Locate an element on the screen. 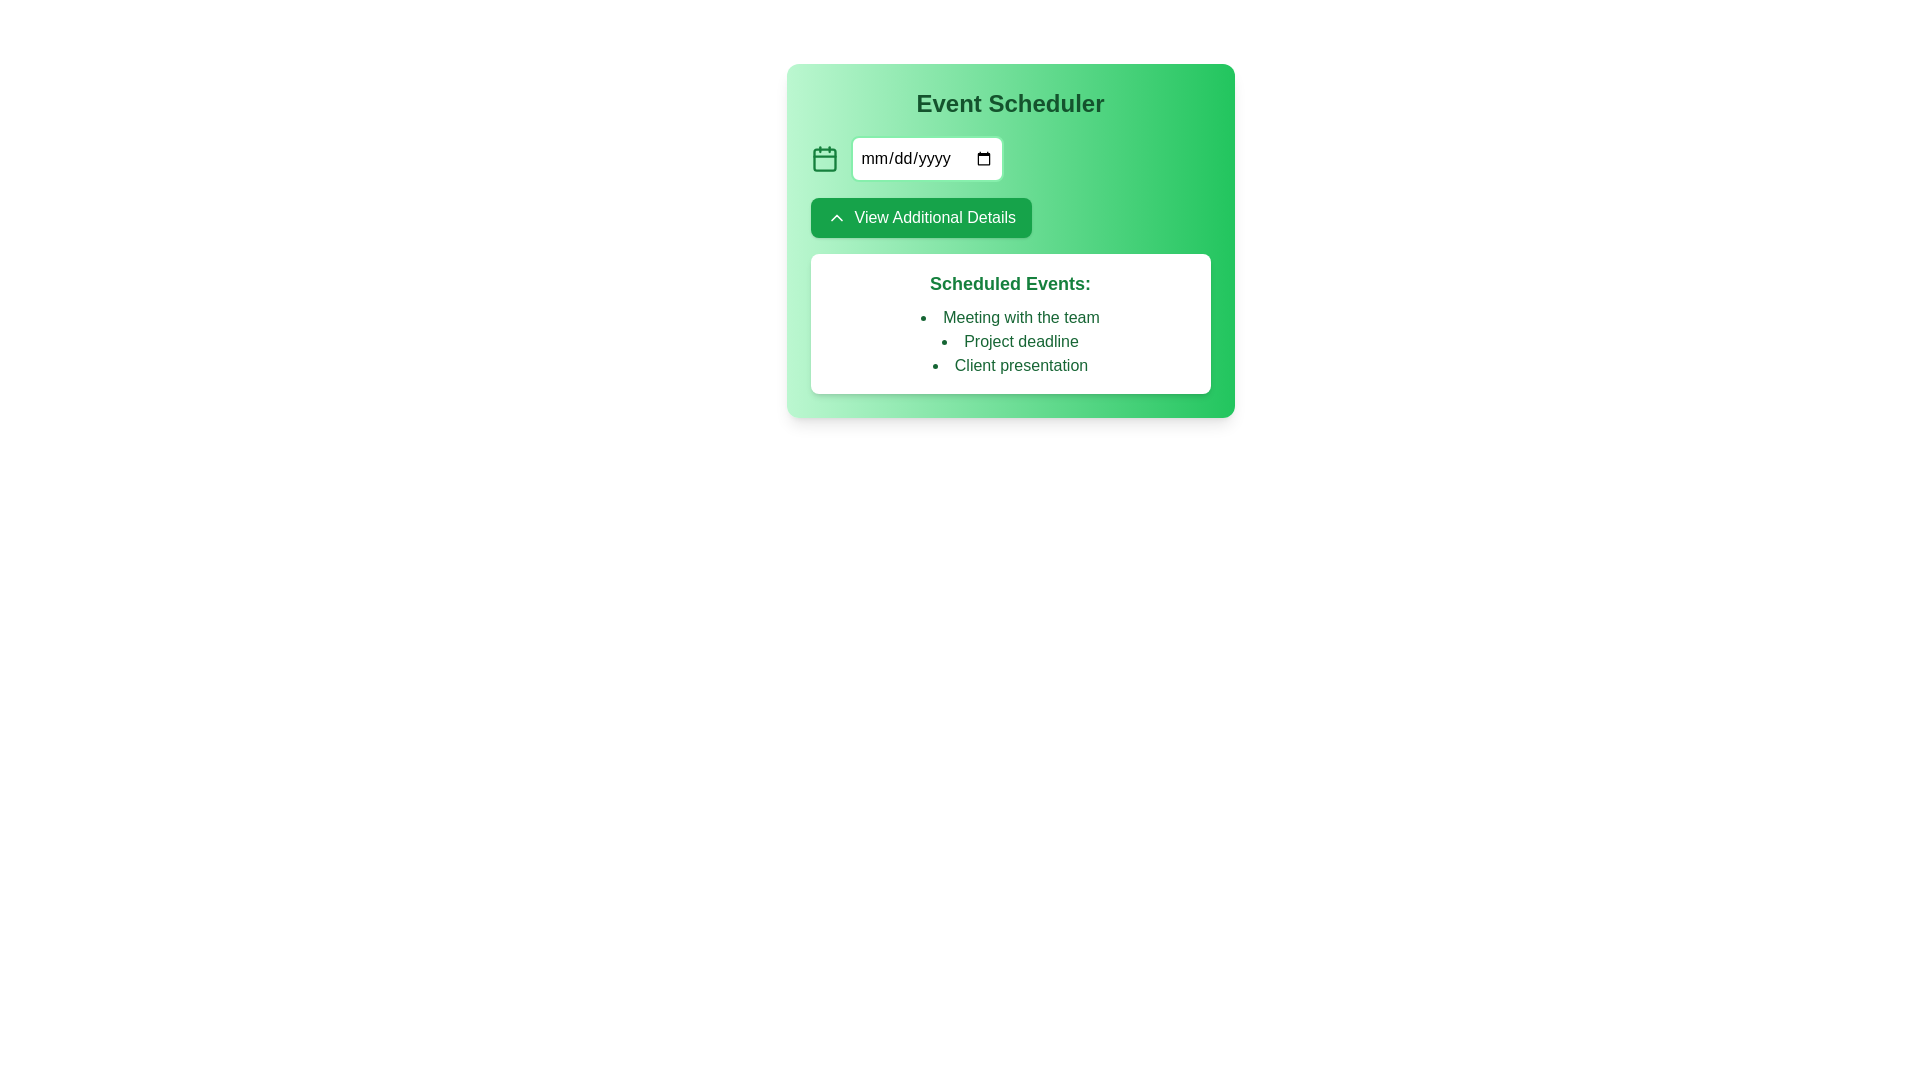 This screenshot has width=1920, height=1080. the text label displaying 'Project deadline' which is the second item in the bulleted list under 'Scheduled Events' is located at coordinates (1010, 341).